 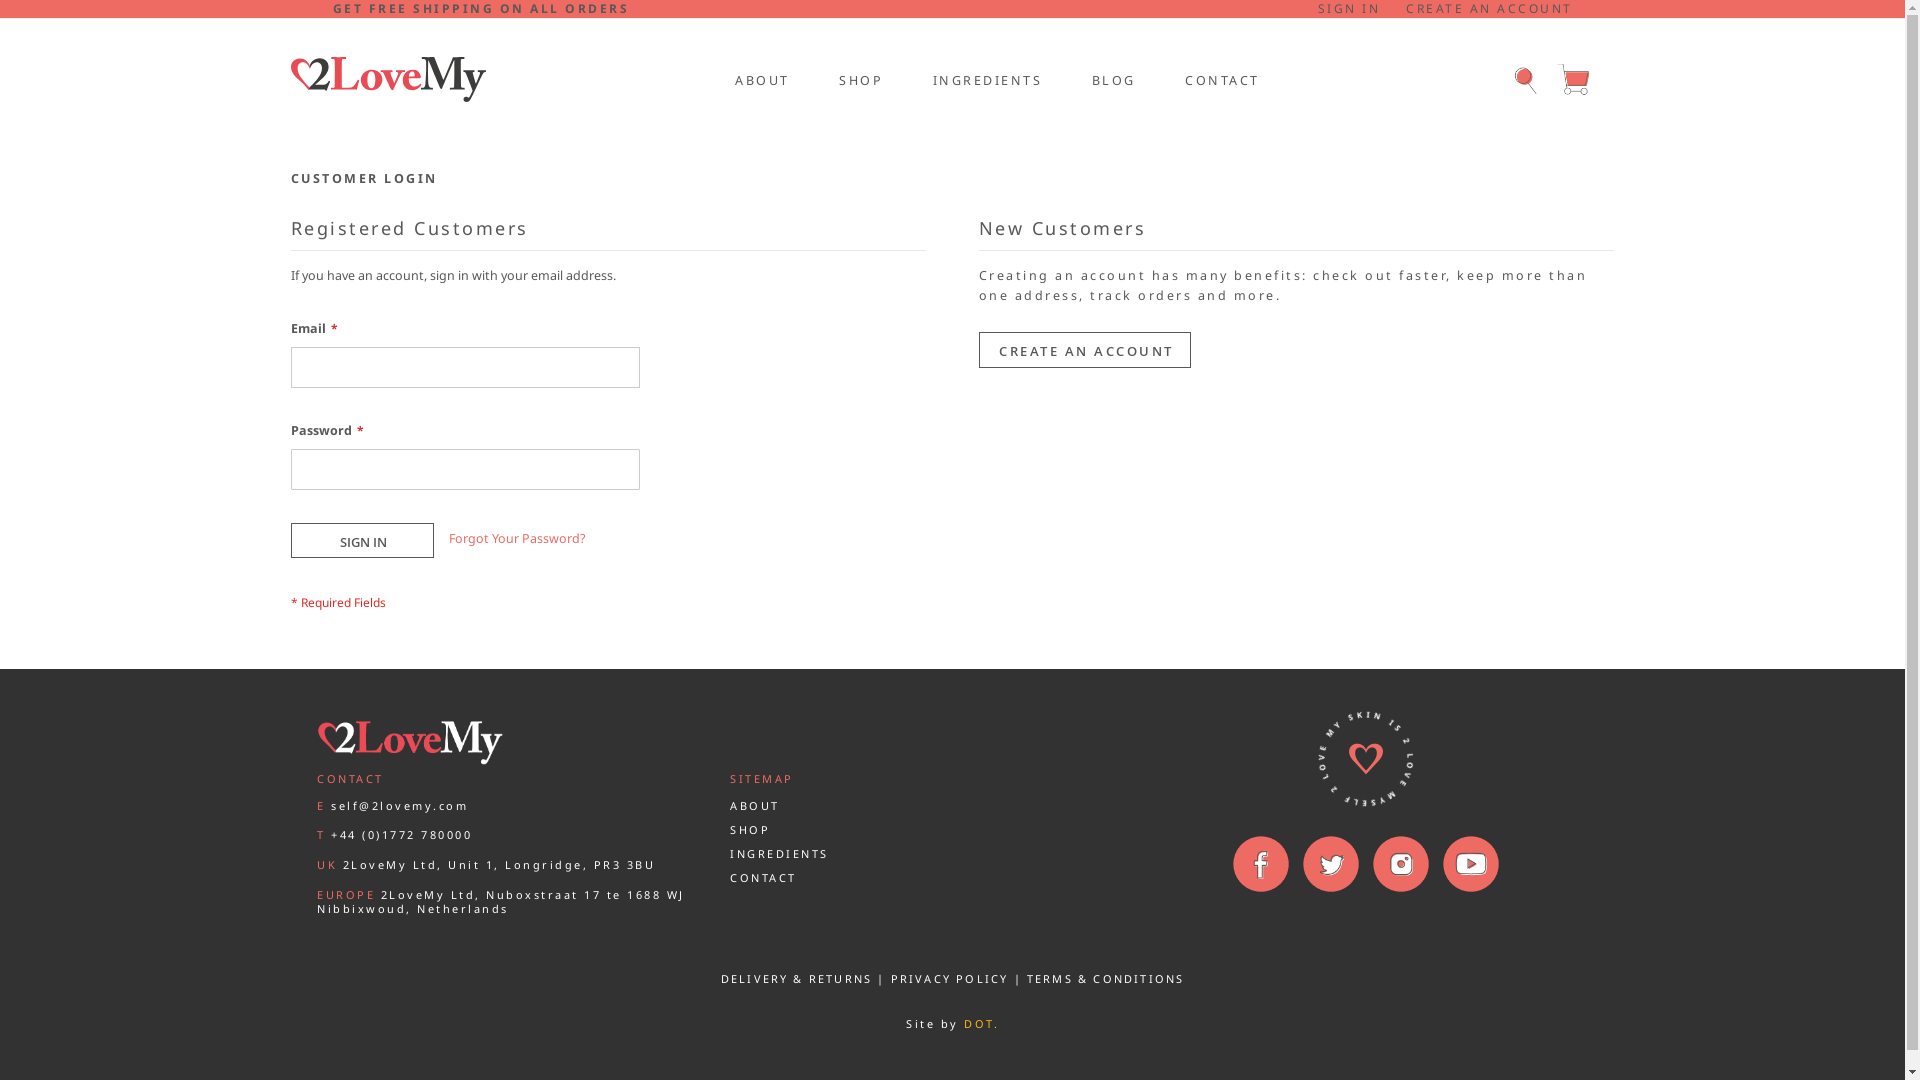 What do you see at coordinates (951, 1023) in the screenshot?
I see `'Site by DOT.'` at bounding box center [951, 1023].